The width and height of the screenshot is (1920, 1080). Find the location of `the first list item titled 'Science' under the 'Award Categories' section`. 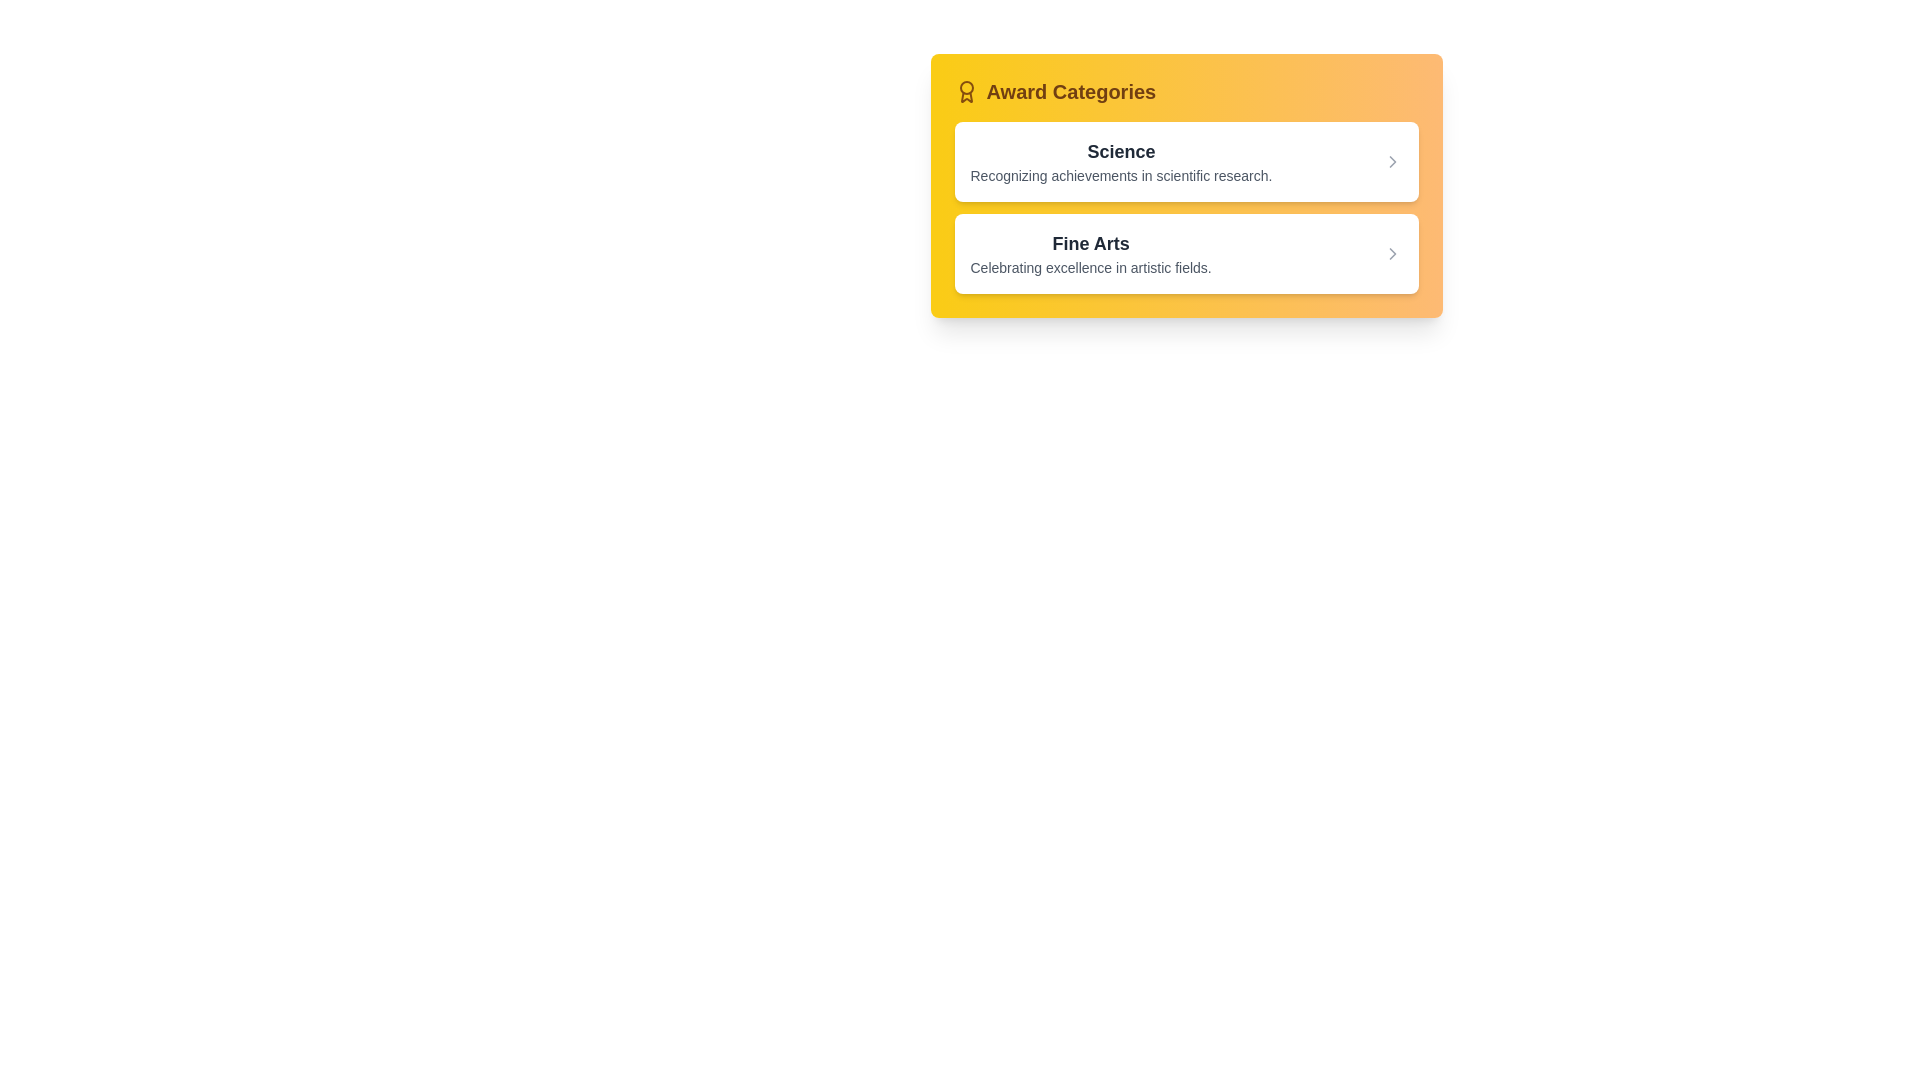

the first list item titled 'Science' under the 'Award Categories' section is located at coordinates (1186, 161).